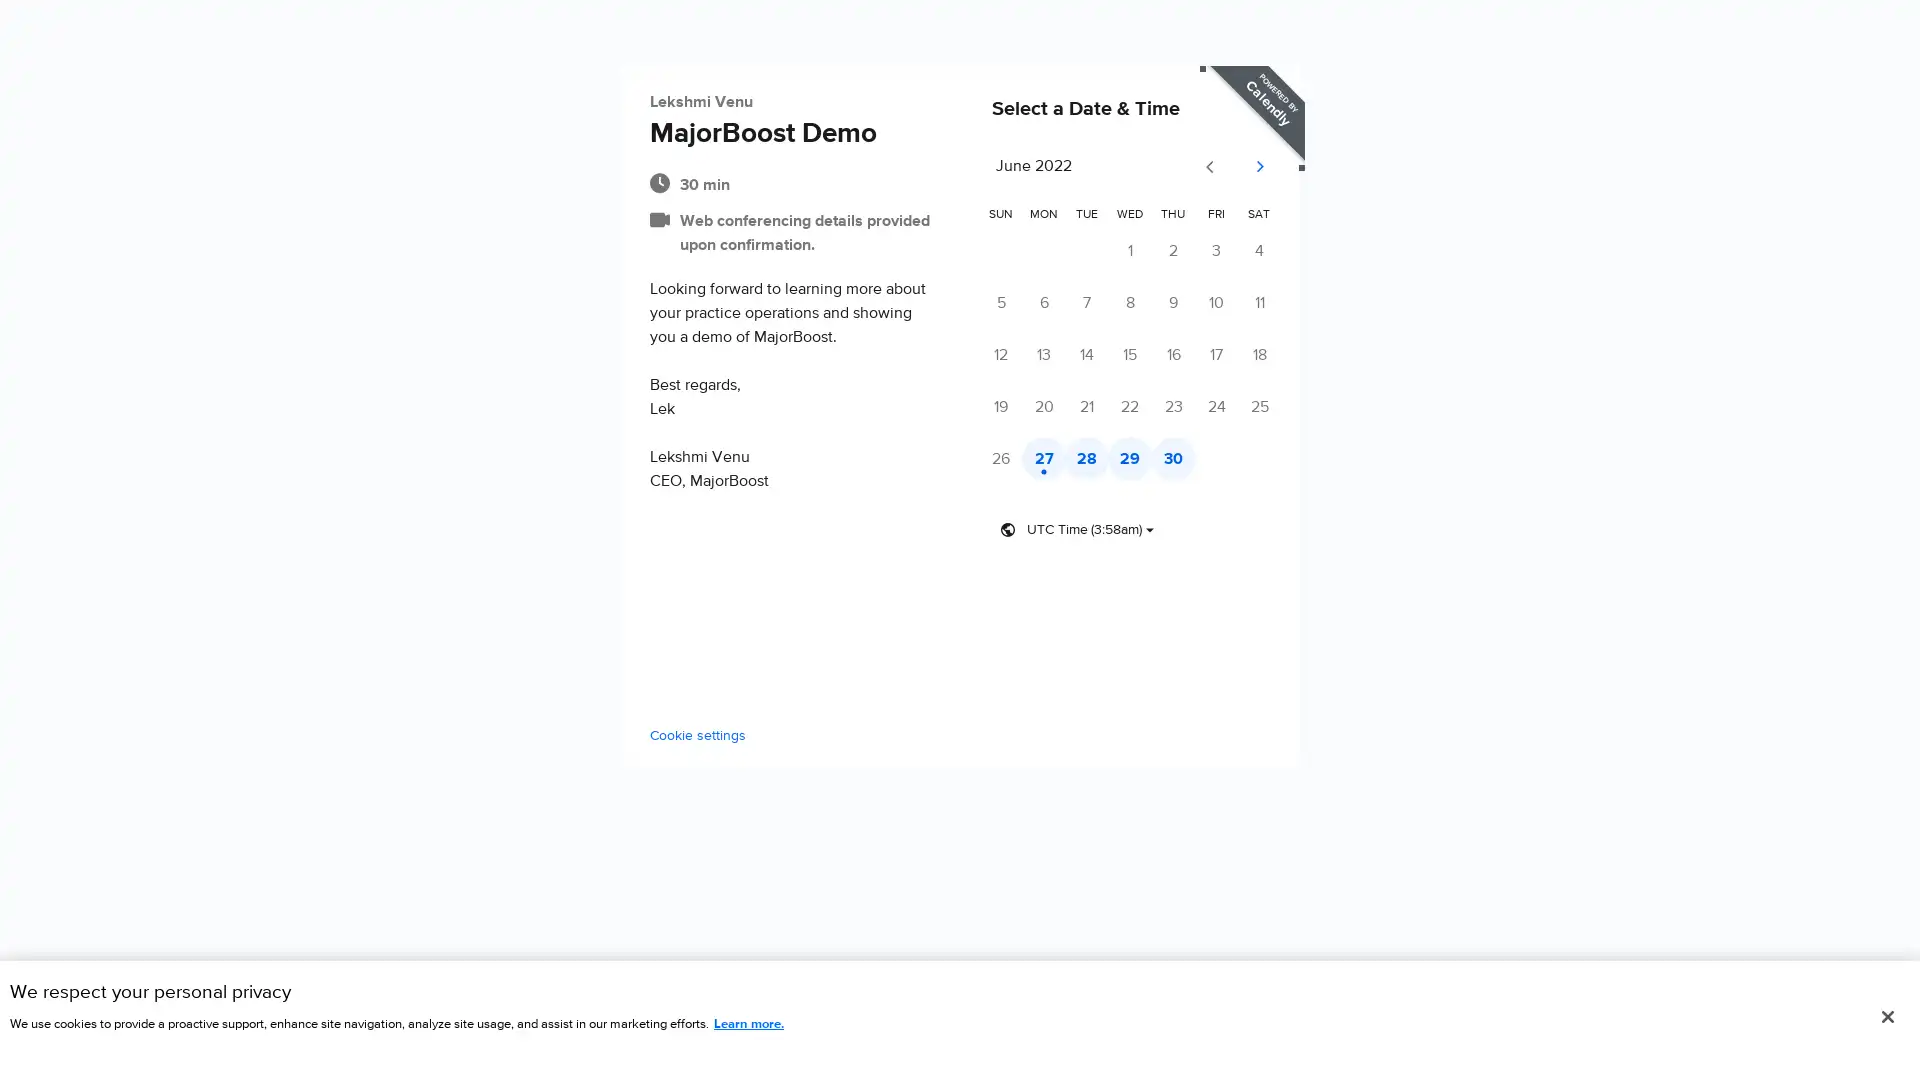 The height and width of the screenshot is (1080, 1920). What do you see at coordinates (1106, 354) in the screenshot?
I see `Tuesday, June 14 - No times available` at bounding box center [1106, 354].